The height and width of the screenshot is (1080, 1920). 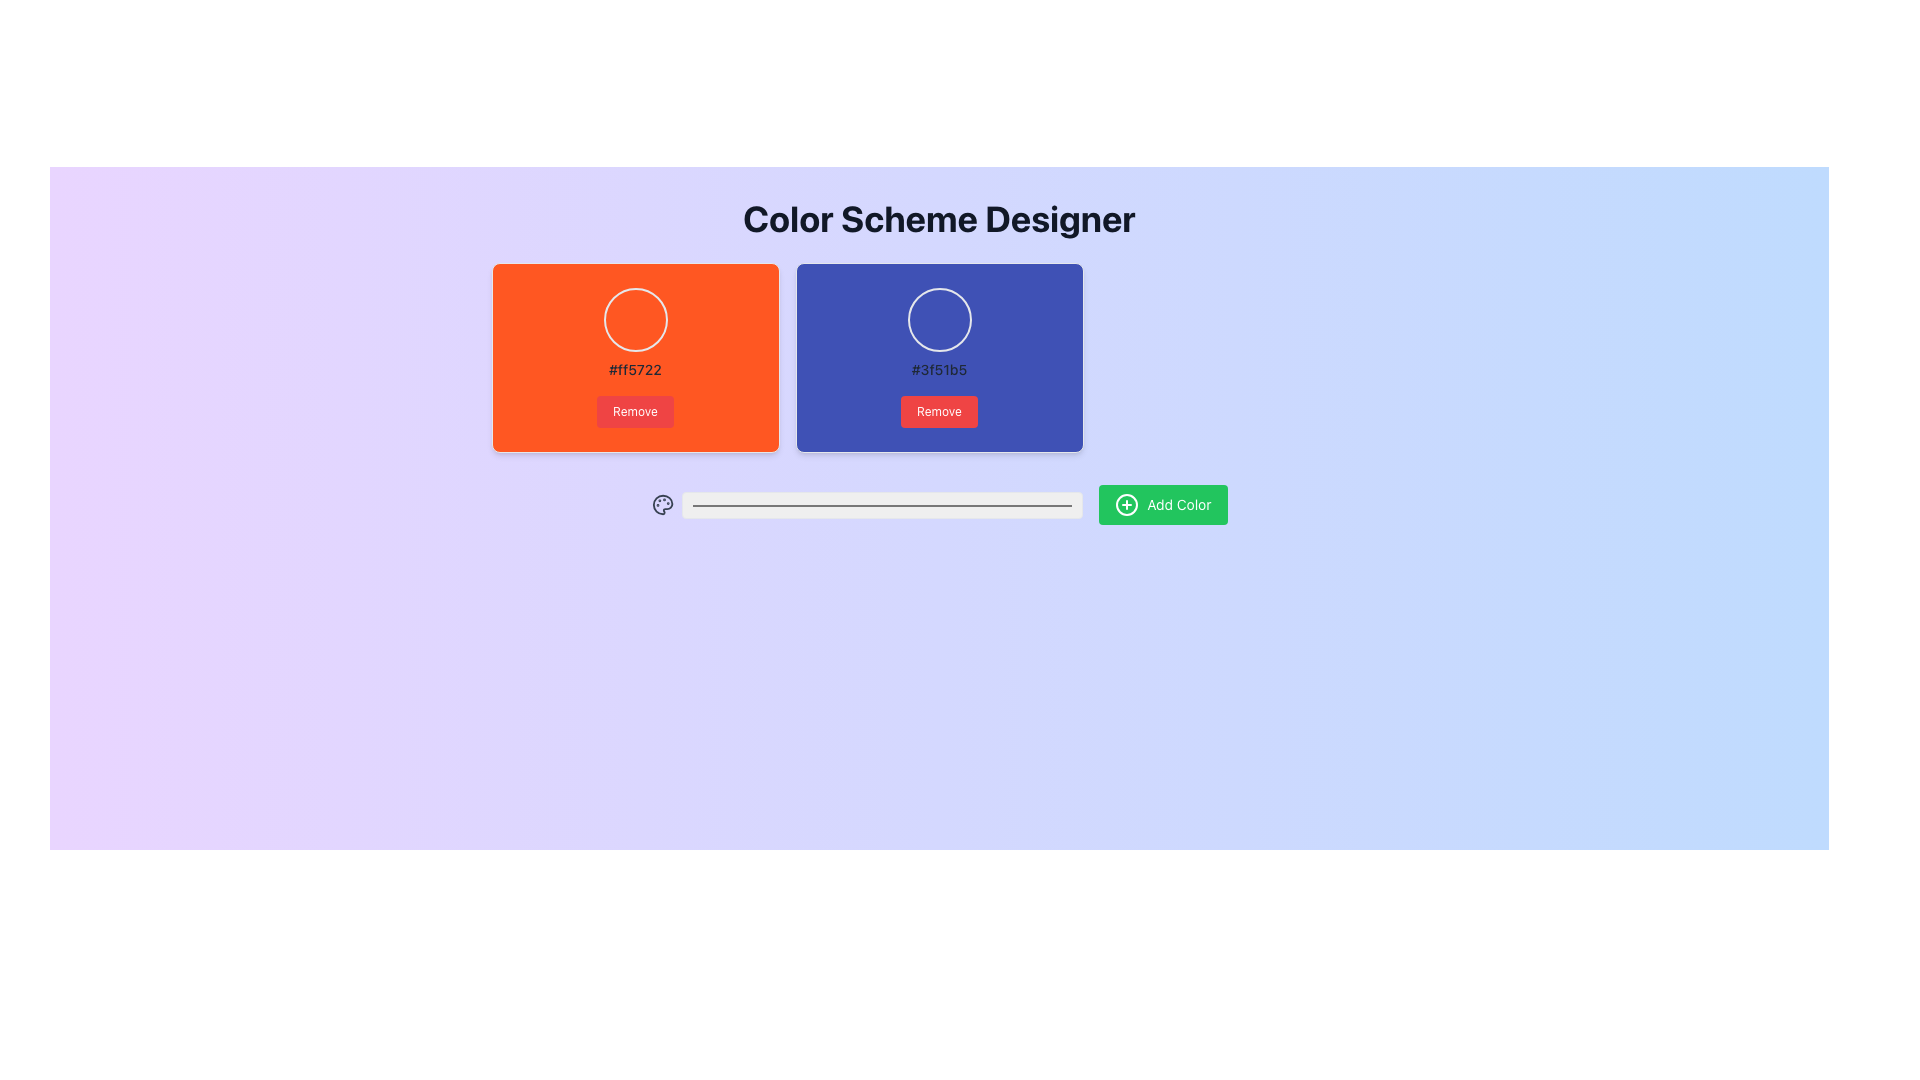 I want to click on the second card from the left in the Color Scheme Designer section, which has a blue background and a red button labeled 'Remove' to possibly trigger effects, so click(x=938, y=357).